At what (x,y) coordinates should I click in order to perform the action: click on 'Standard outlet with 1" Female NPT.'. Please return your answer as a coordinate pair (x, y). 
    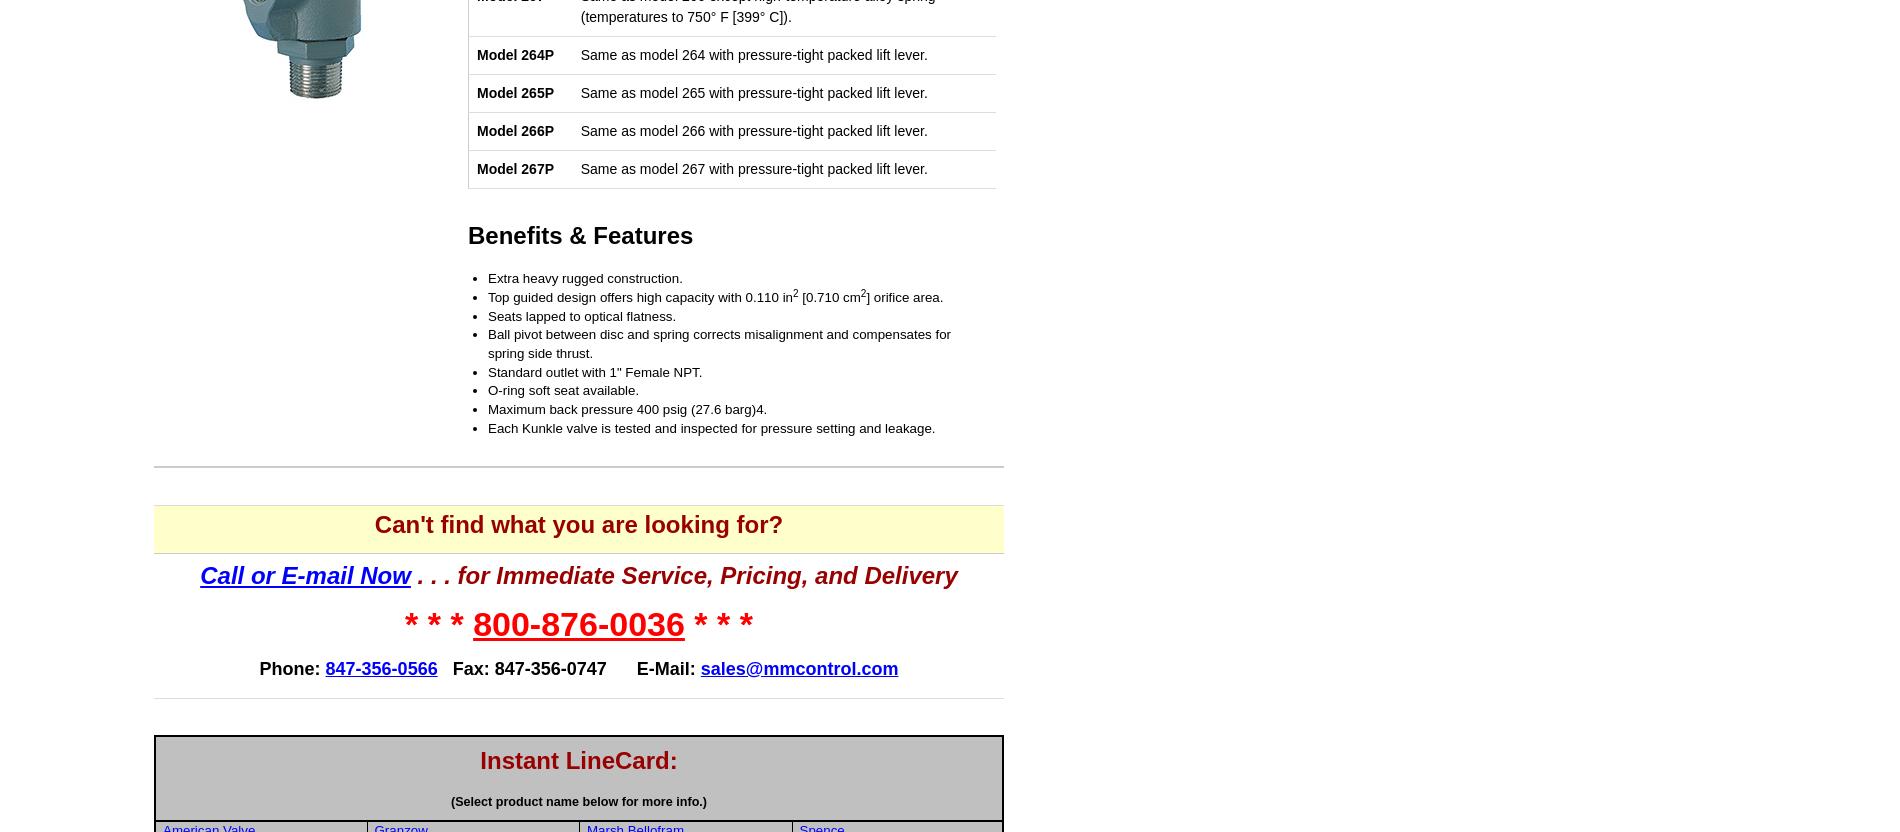
    Looking at the image, I should click on (595, 370).